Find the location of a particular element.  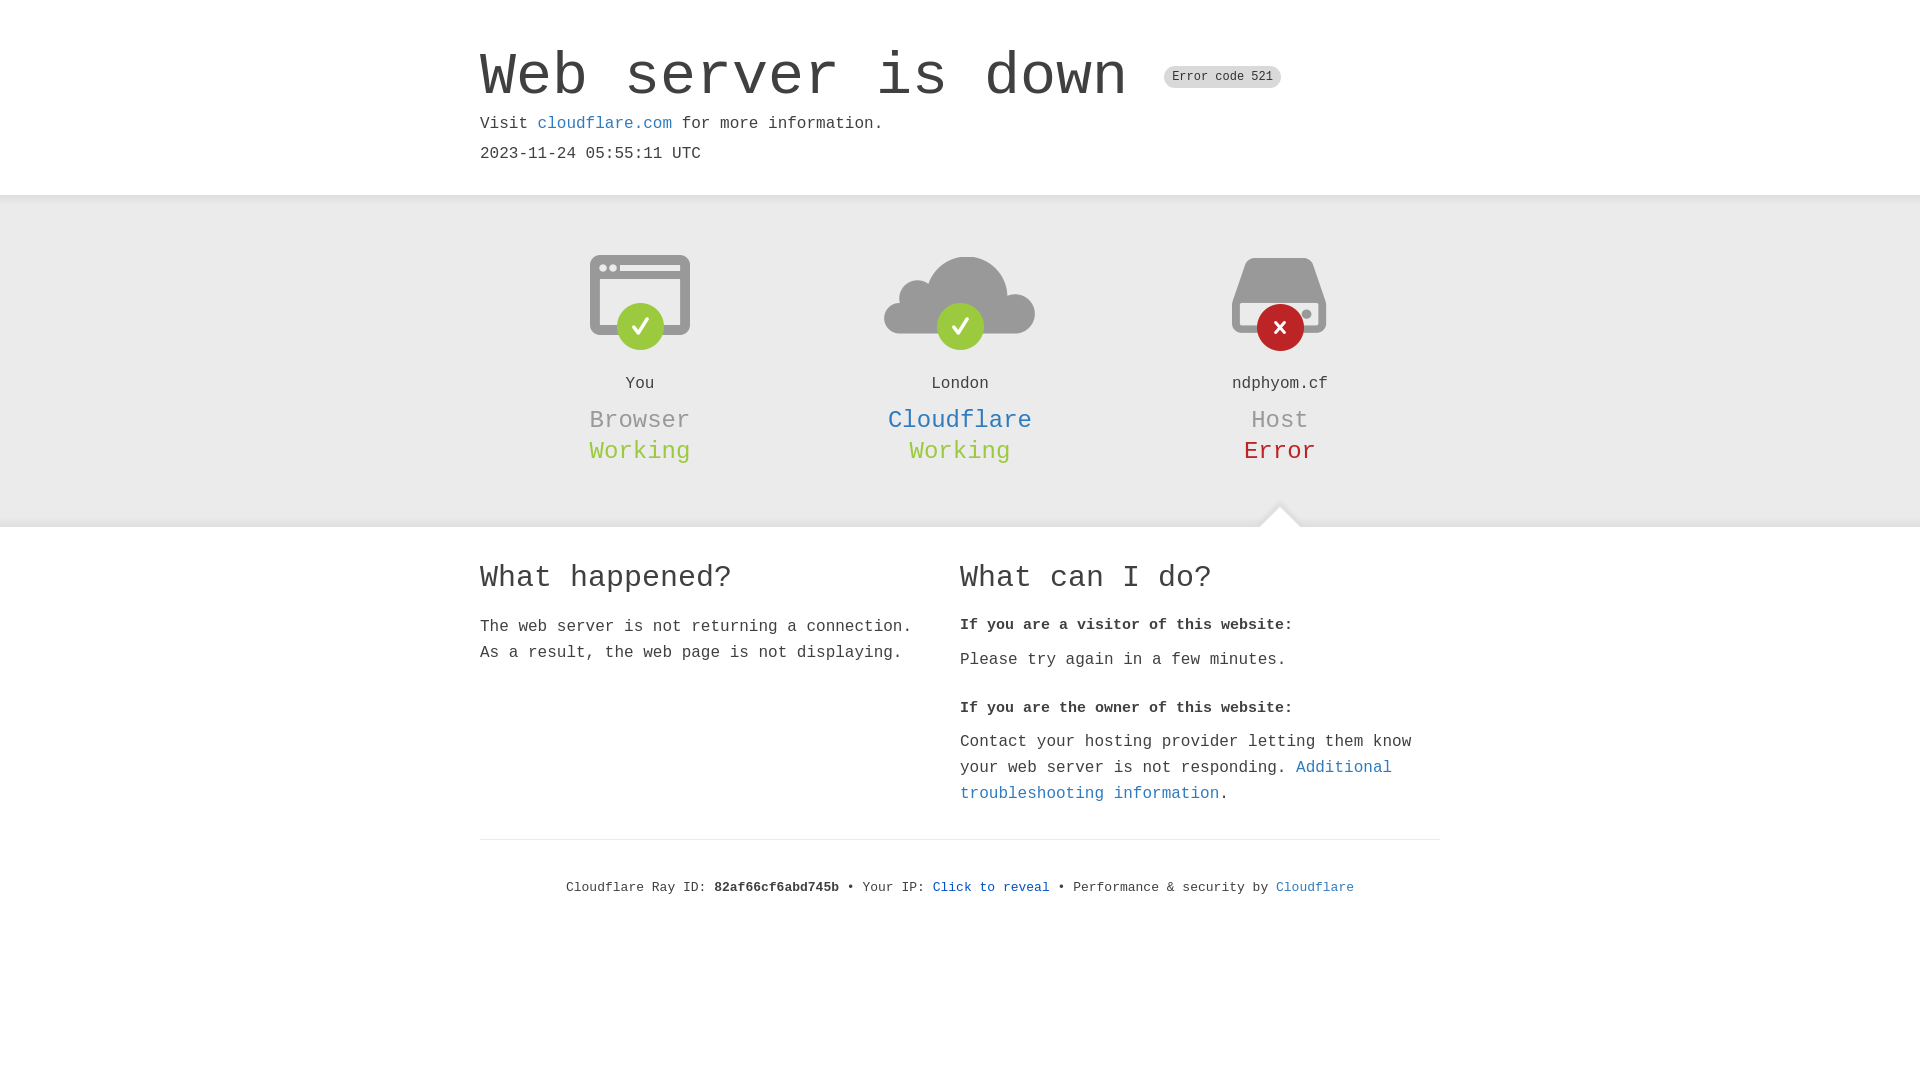

'Cloudflare' is located at coordinates (1275, 886).